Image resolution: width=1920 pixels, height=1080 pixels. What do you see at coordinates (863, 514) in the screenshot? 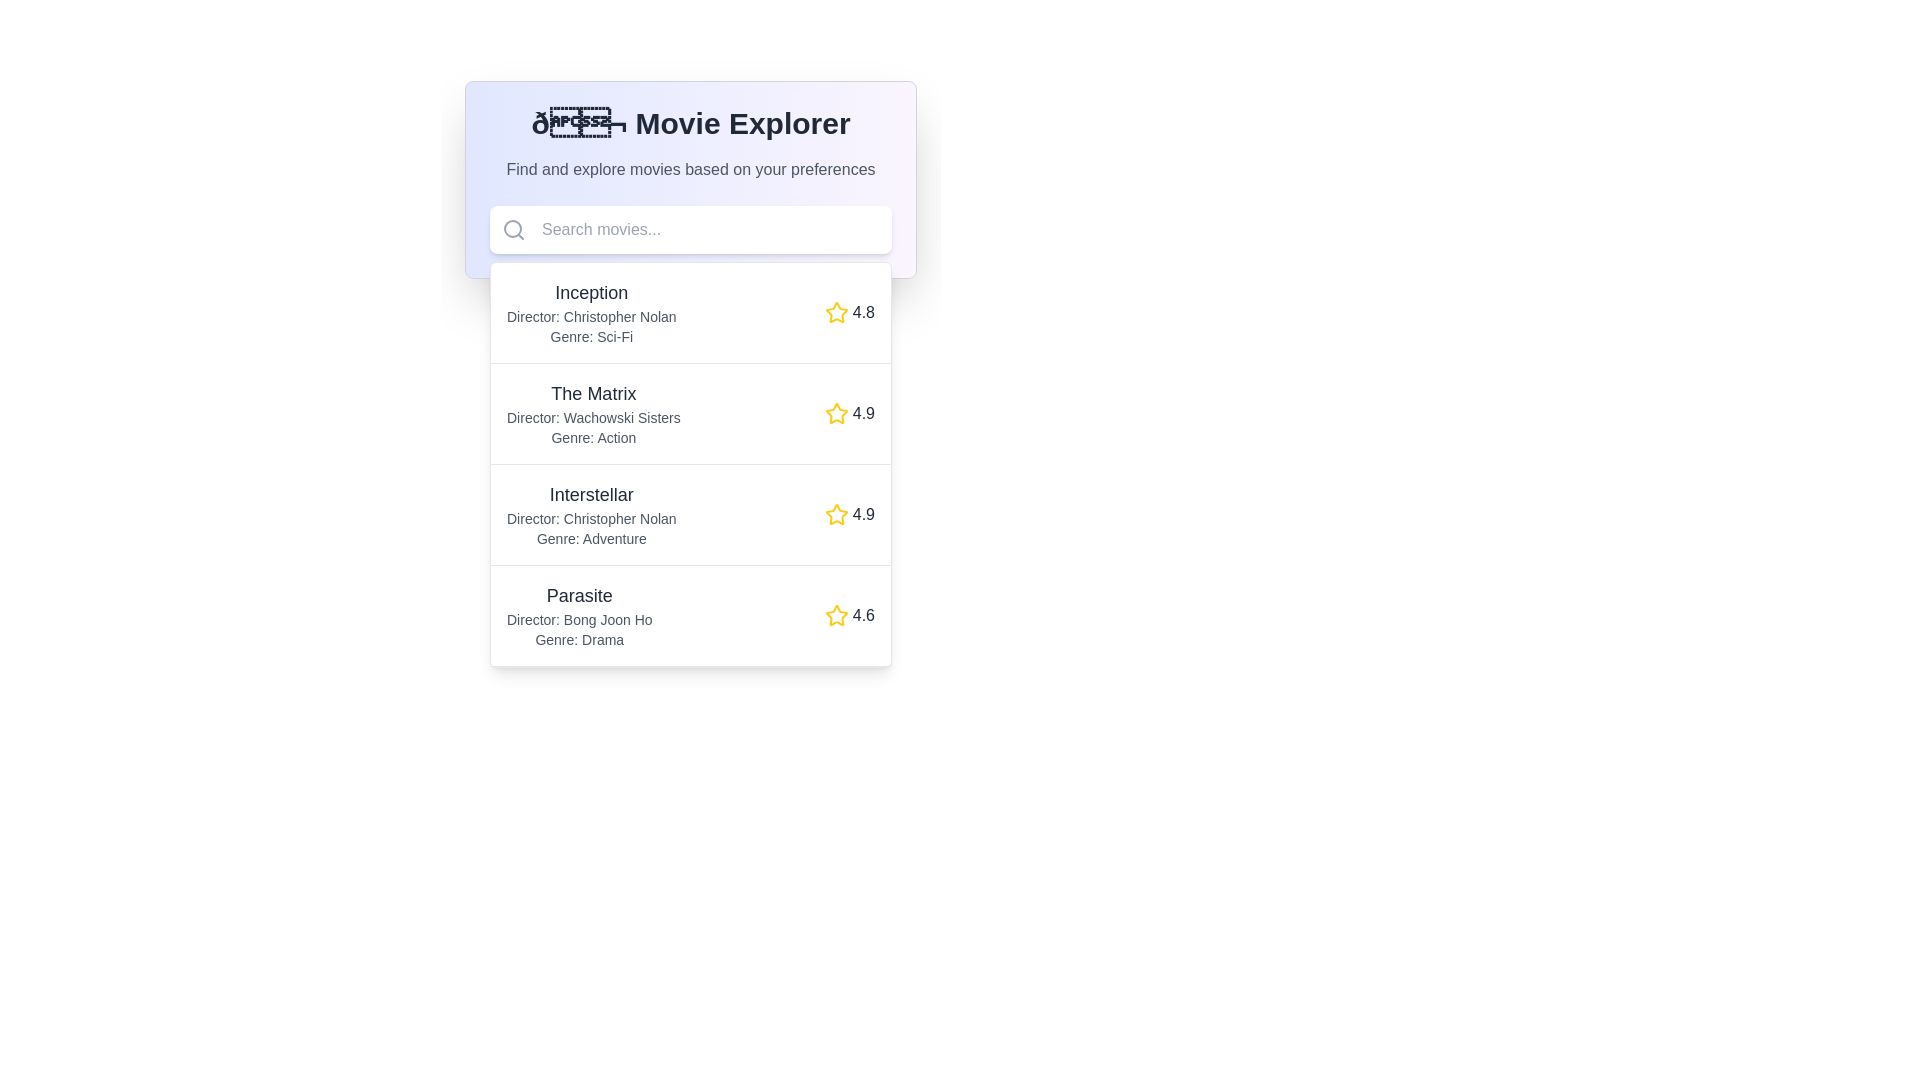
I see `the numeric rating '4.9' displayed in bold text, which is located to the right of the star icon for the movie 'Interstellar'` at bounding box center [863, 514].